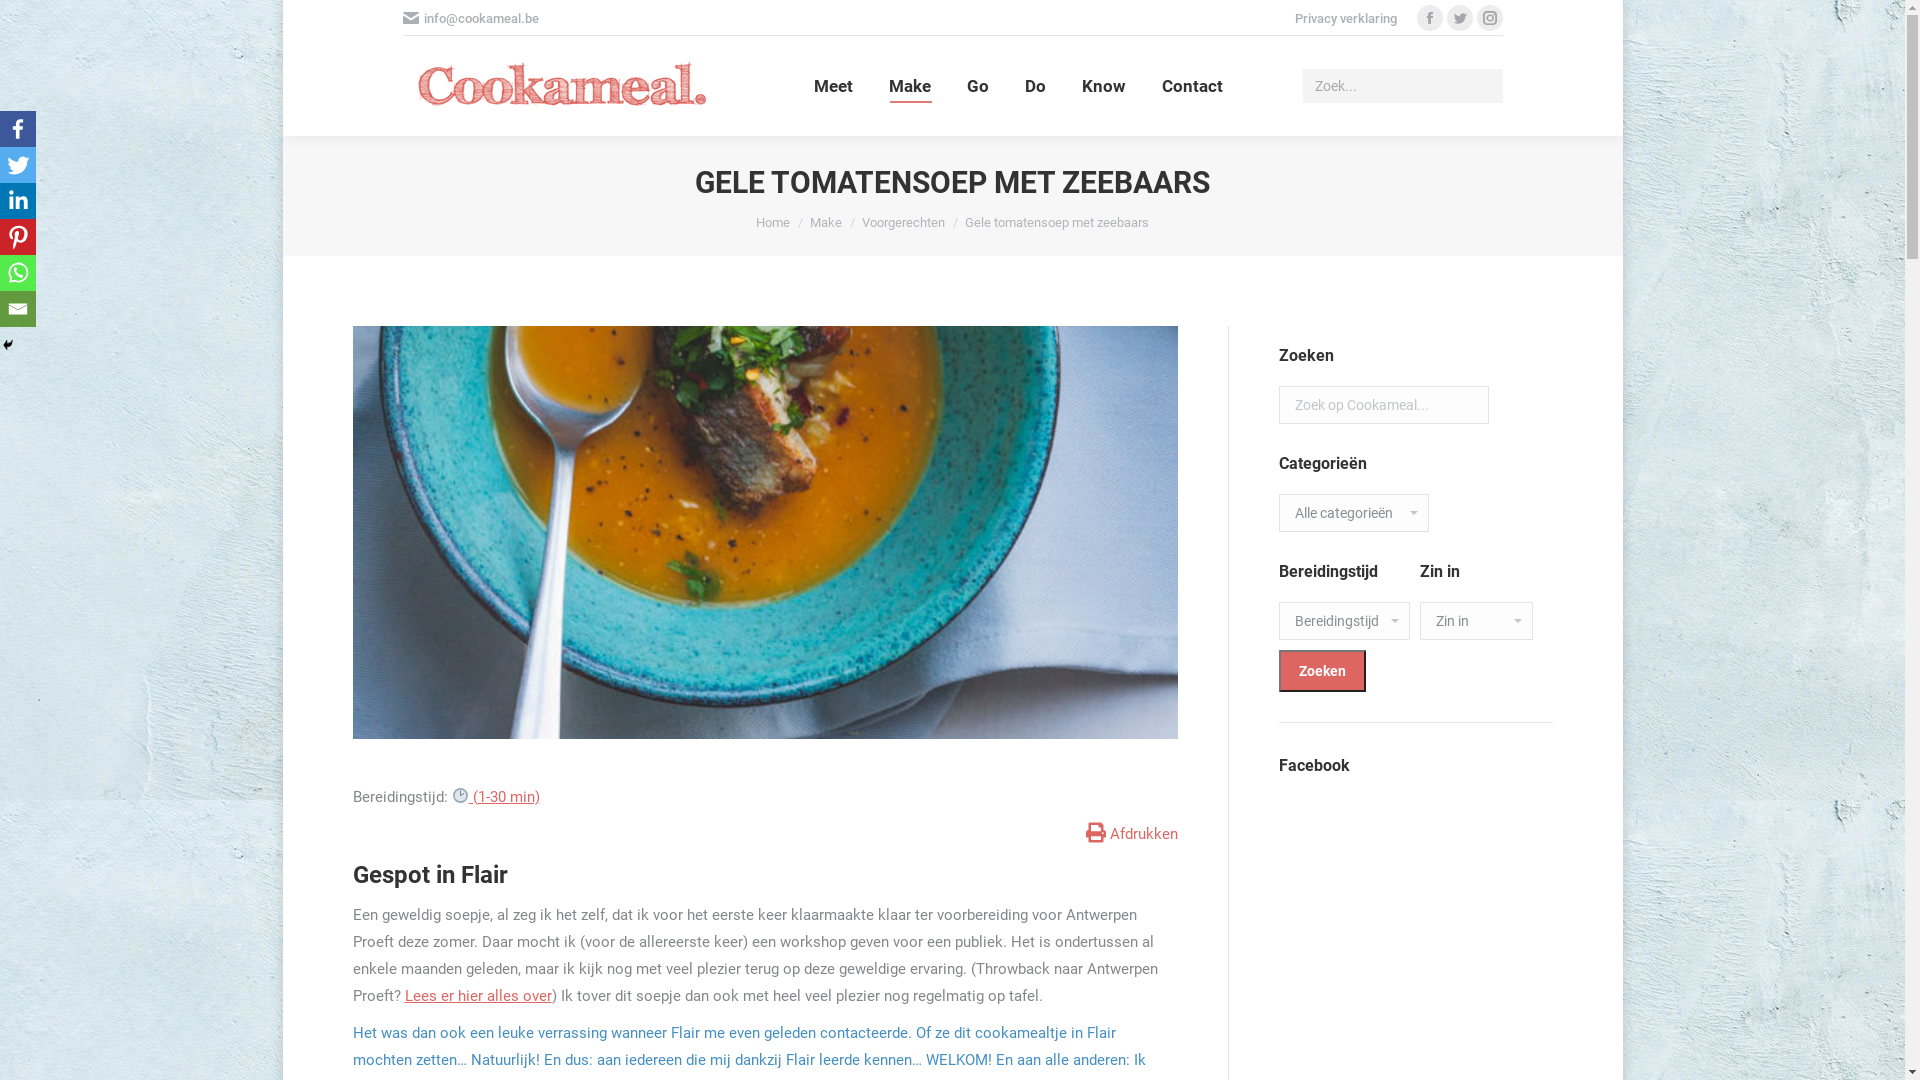  I want to click on 'Twitter page opens in new window', so click(1459, 18).